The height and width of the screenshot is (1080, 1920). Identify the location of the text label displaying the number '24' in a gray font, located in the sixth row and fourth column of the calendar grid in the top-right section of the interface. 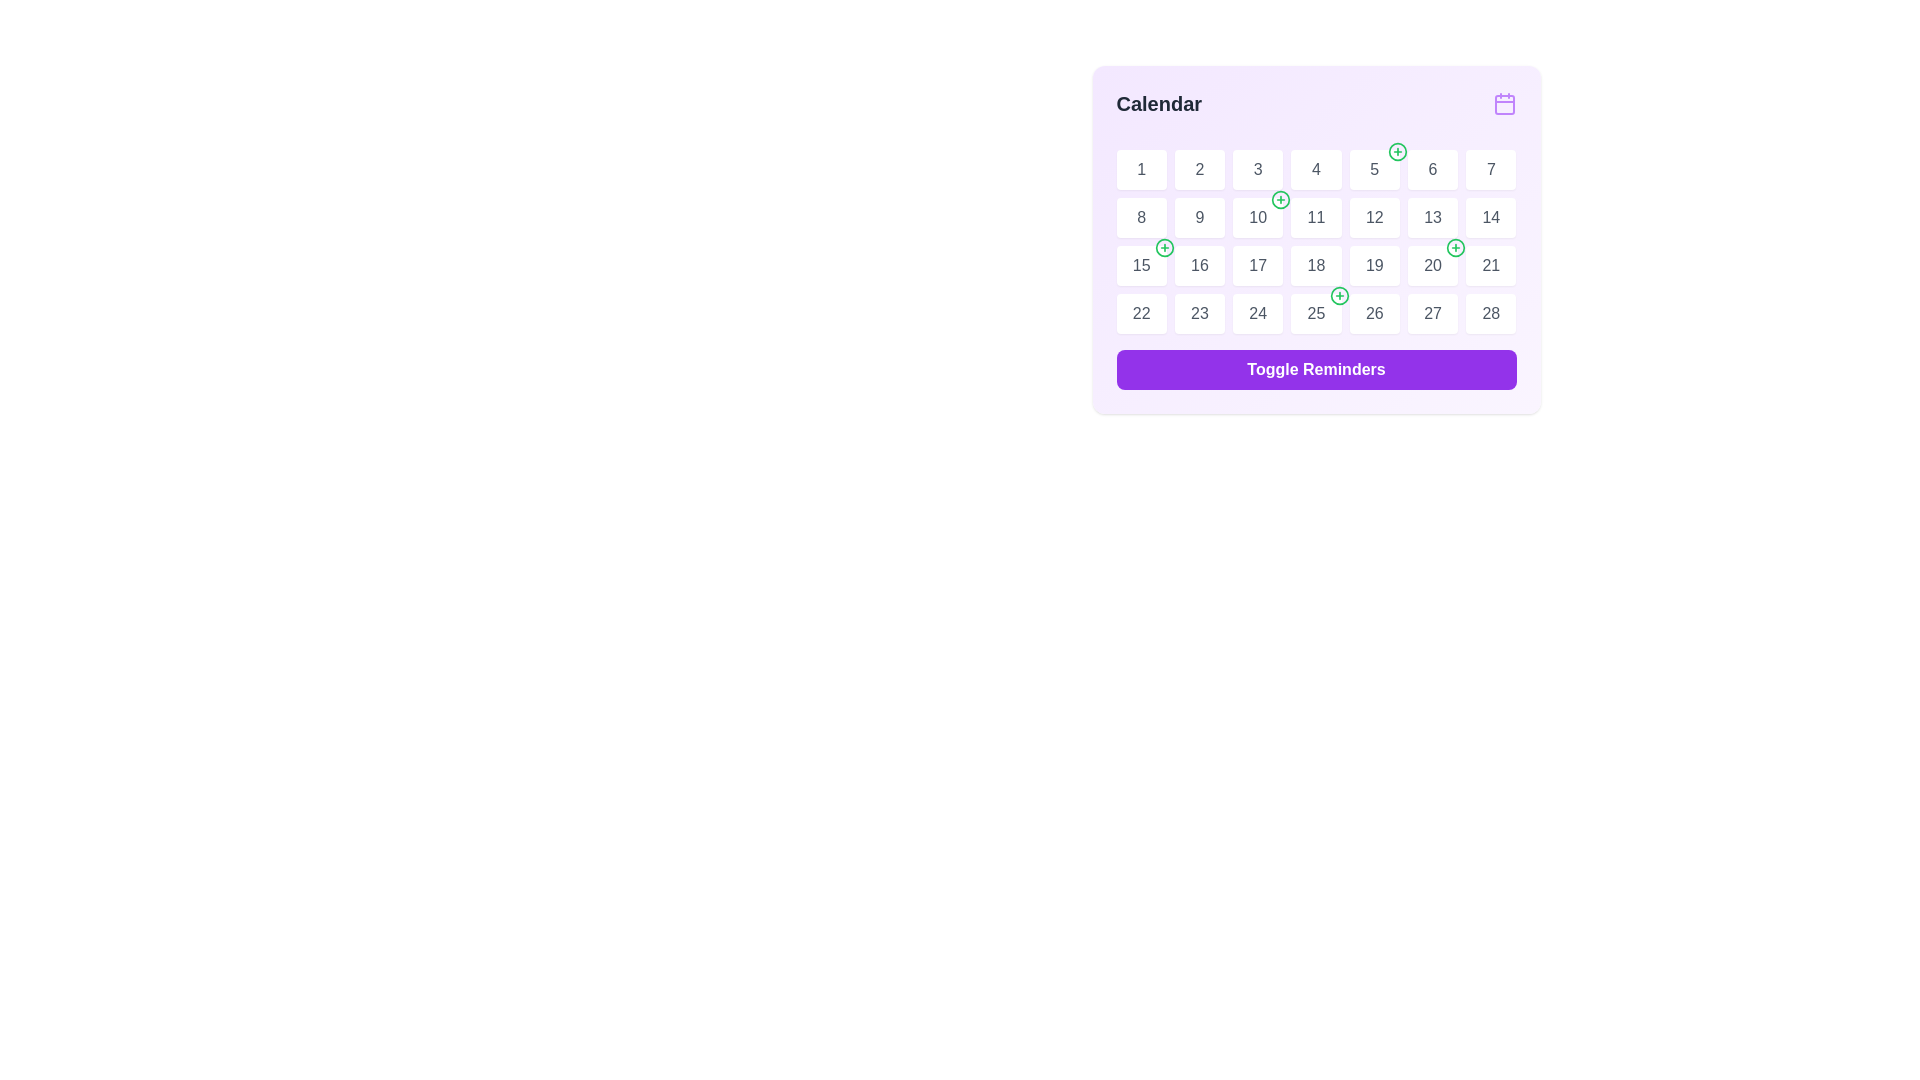
(1257, 313).